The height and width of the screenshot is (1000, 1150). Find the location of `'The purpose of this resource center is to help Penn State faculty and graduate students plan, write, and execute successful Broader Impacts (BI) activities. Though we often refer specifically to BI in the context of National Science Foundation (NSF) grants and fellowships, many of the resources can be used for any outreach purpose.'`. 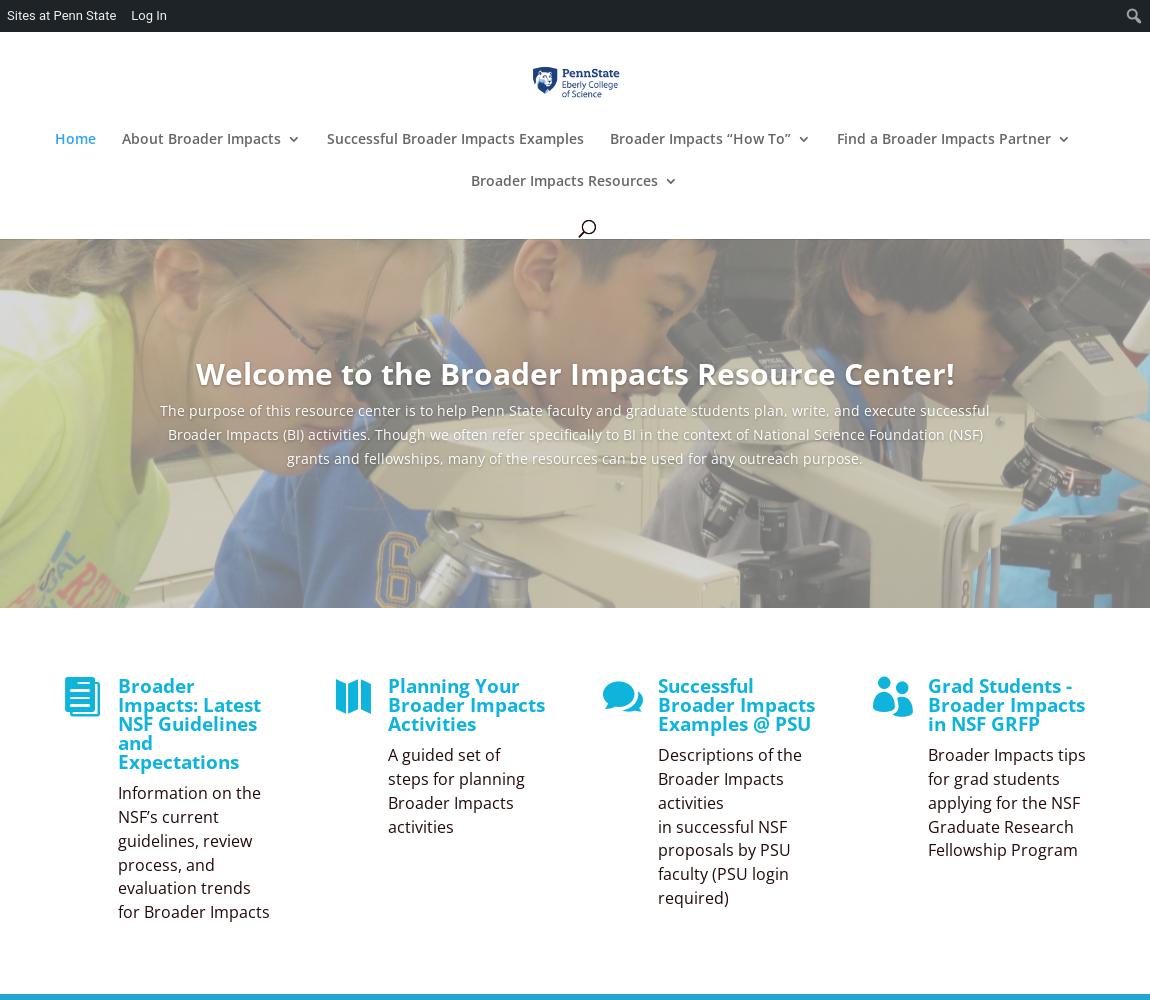

'The purpose of this resource center is to help Penn State faculty and graduate students plan, write, and execute successful Broader Impacts (BI) activities. Though we often refer specifically to BI in the context of National Science Foundation (NSF) grants and fellowships, many of the resources can be used for any outreach purpose.' is located at coordinates (575, 434).